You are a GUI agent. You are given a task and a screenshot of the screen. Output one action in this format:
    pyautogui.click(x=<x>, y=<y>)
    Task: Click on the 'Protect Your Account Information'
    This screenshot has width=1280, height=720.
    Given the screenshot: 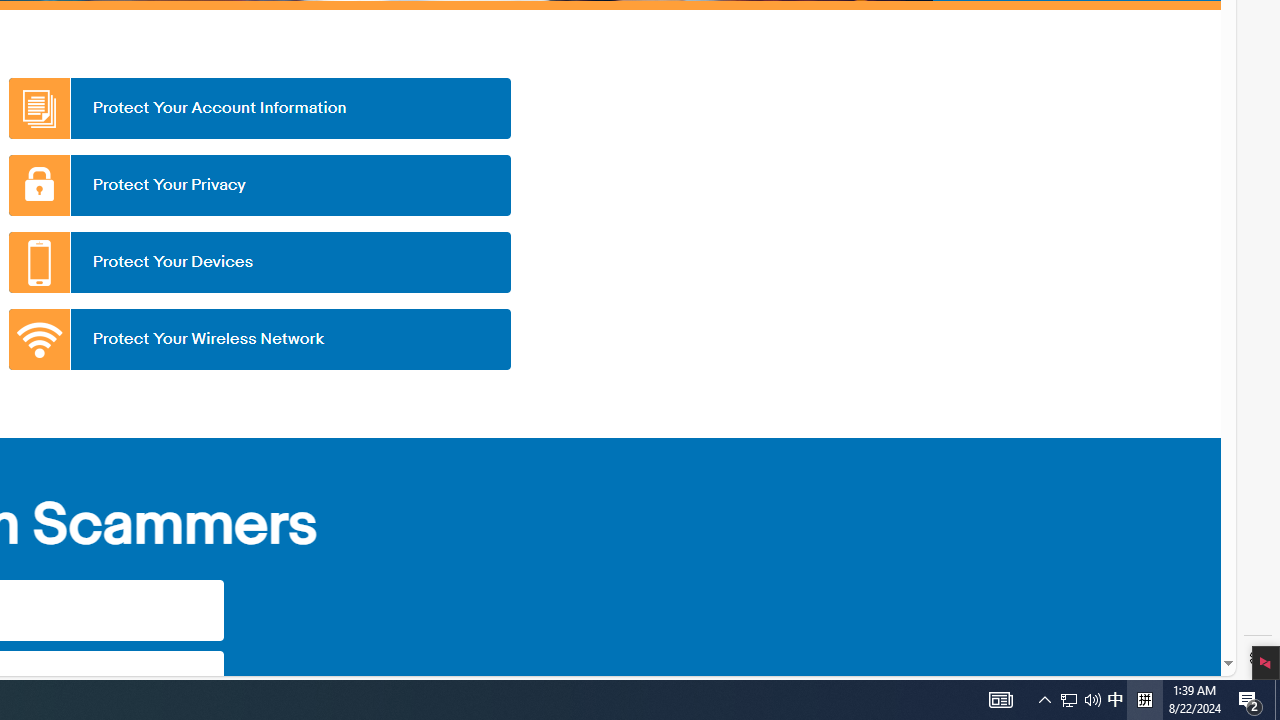 What is the action you would take?
    pyautogui.click(x=258, y=108)
    